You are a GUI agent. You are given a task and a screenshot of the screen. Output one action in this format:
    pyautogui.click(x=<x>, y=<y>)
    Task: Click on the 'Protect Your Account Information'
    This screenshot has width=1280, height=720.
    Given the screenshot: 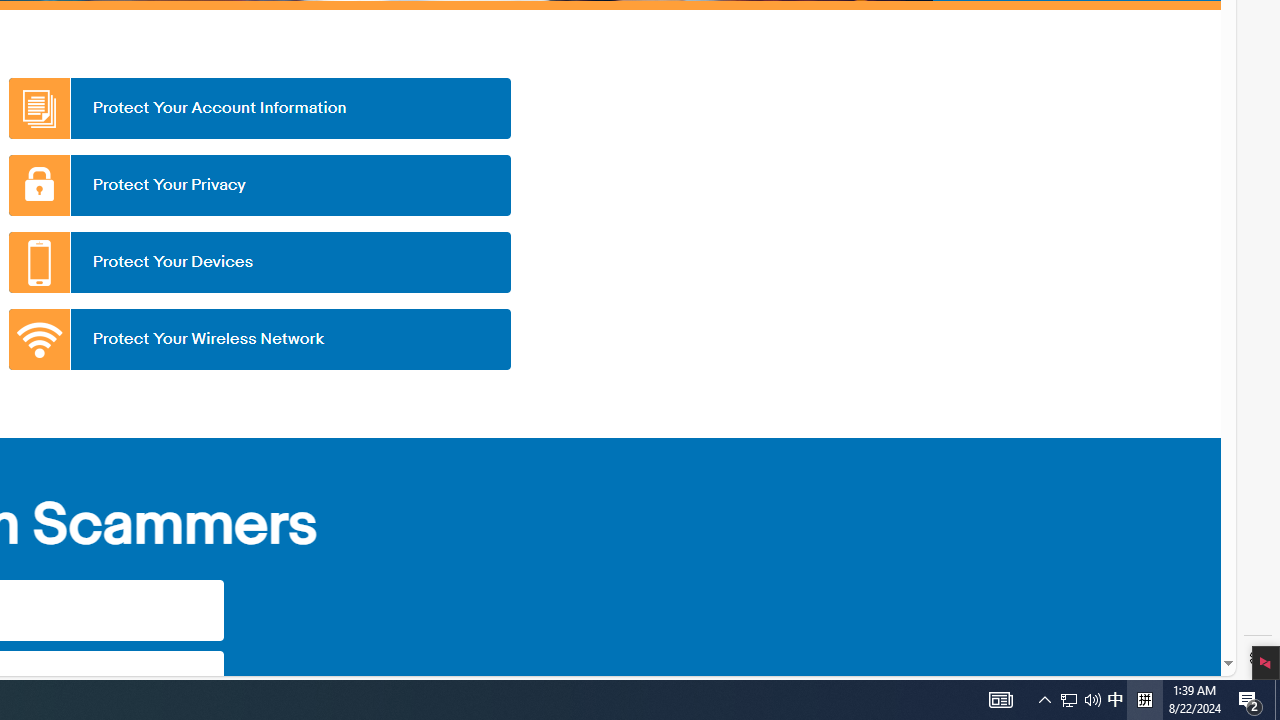 What is the action you would take?
    pyautogui.click(x=258, y=108)
    